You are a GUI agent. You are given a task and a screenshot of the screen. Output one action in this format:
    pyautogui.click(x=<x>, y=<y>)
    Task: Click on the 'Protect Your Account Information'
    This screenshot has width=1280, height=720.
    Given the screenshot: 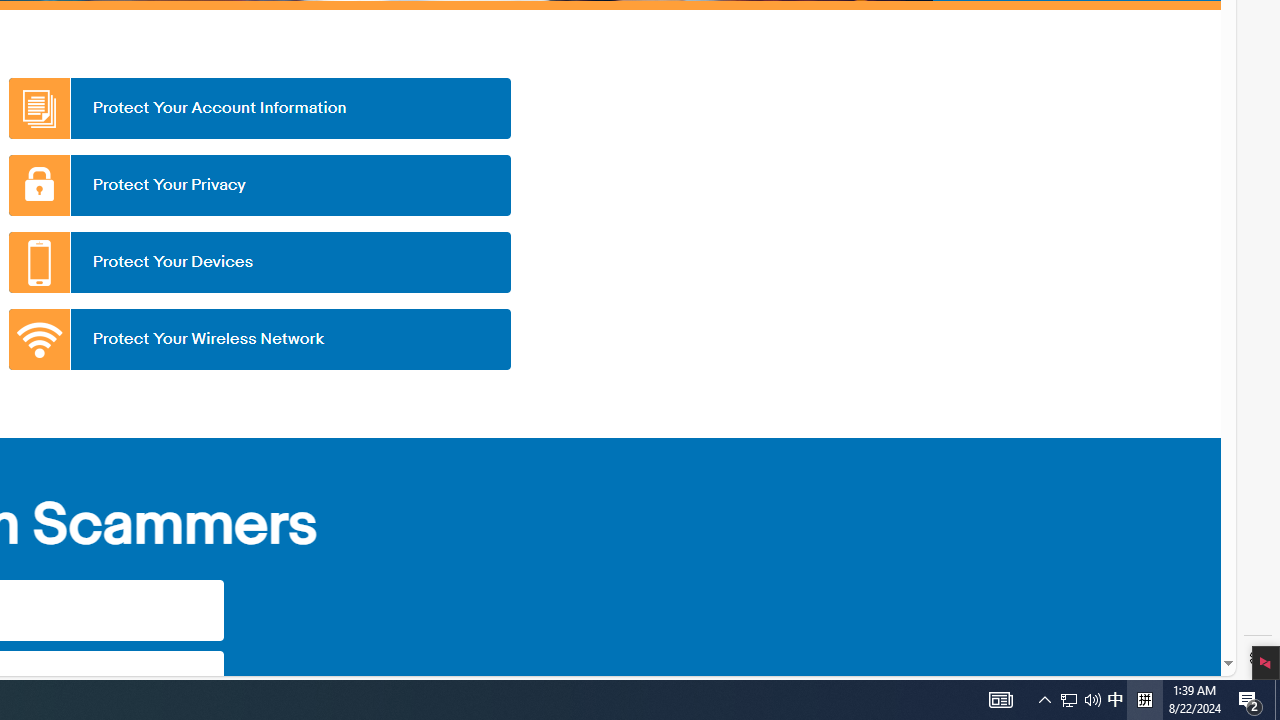 What is the action you would take?
    pyautogui.click(x=258, y=108)
    